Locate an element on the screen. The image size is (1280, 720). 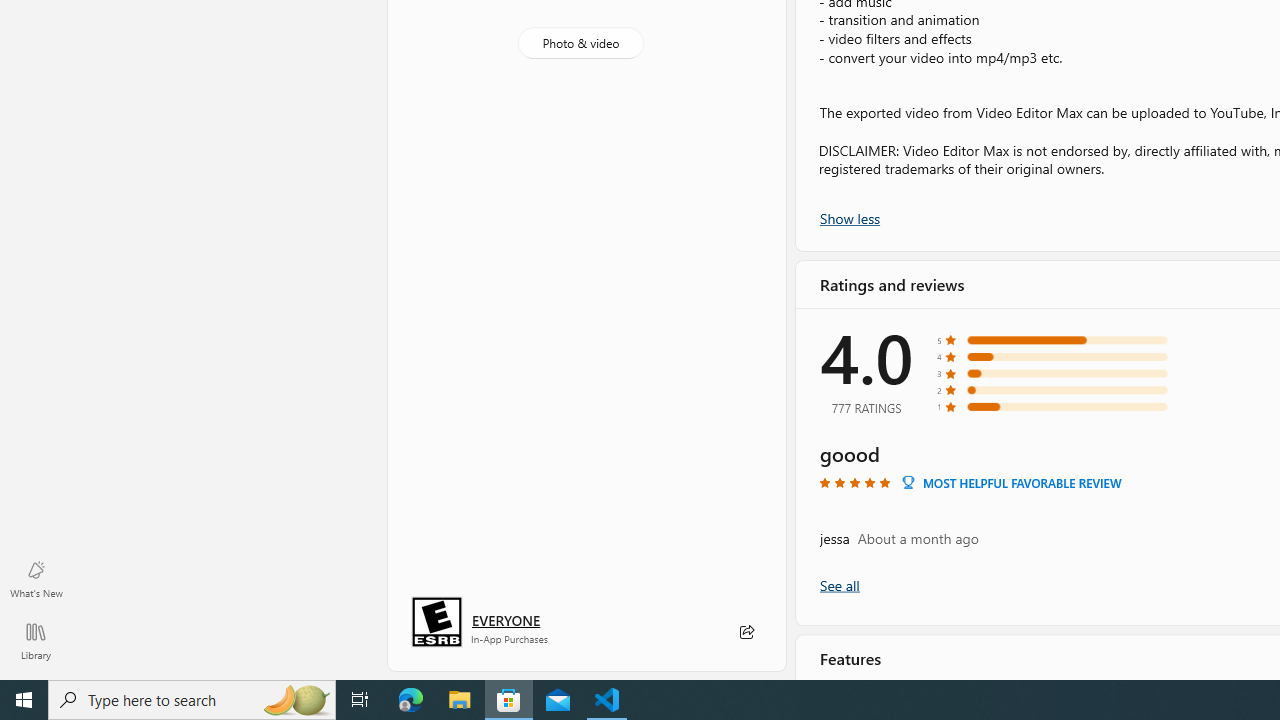
'What' is located at coordinates (35, 578).